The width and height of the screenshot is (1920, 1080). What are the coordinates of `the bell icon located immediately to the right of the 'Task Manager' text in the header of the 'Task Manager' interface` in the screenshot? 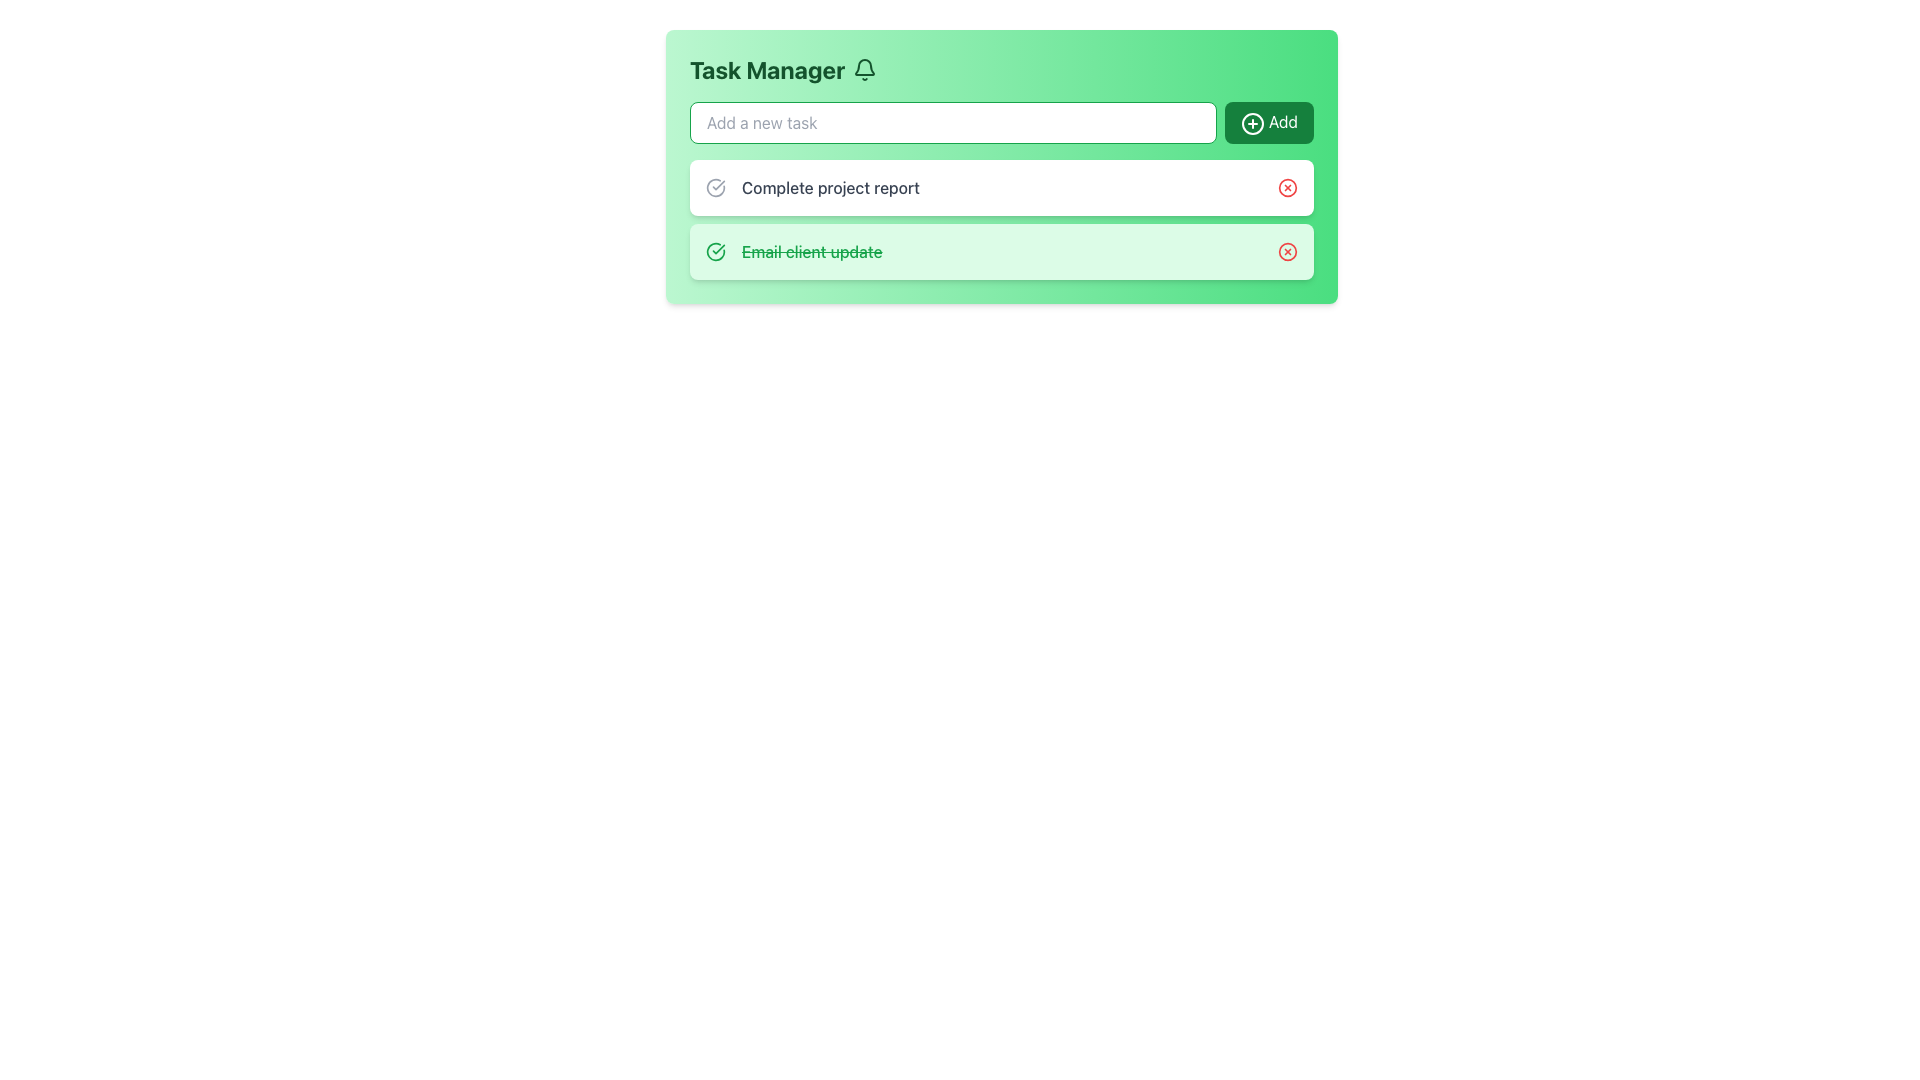 It's located at (865, 68).